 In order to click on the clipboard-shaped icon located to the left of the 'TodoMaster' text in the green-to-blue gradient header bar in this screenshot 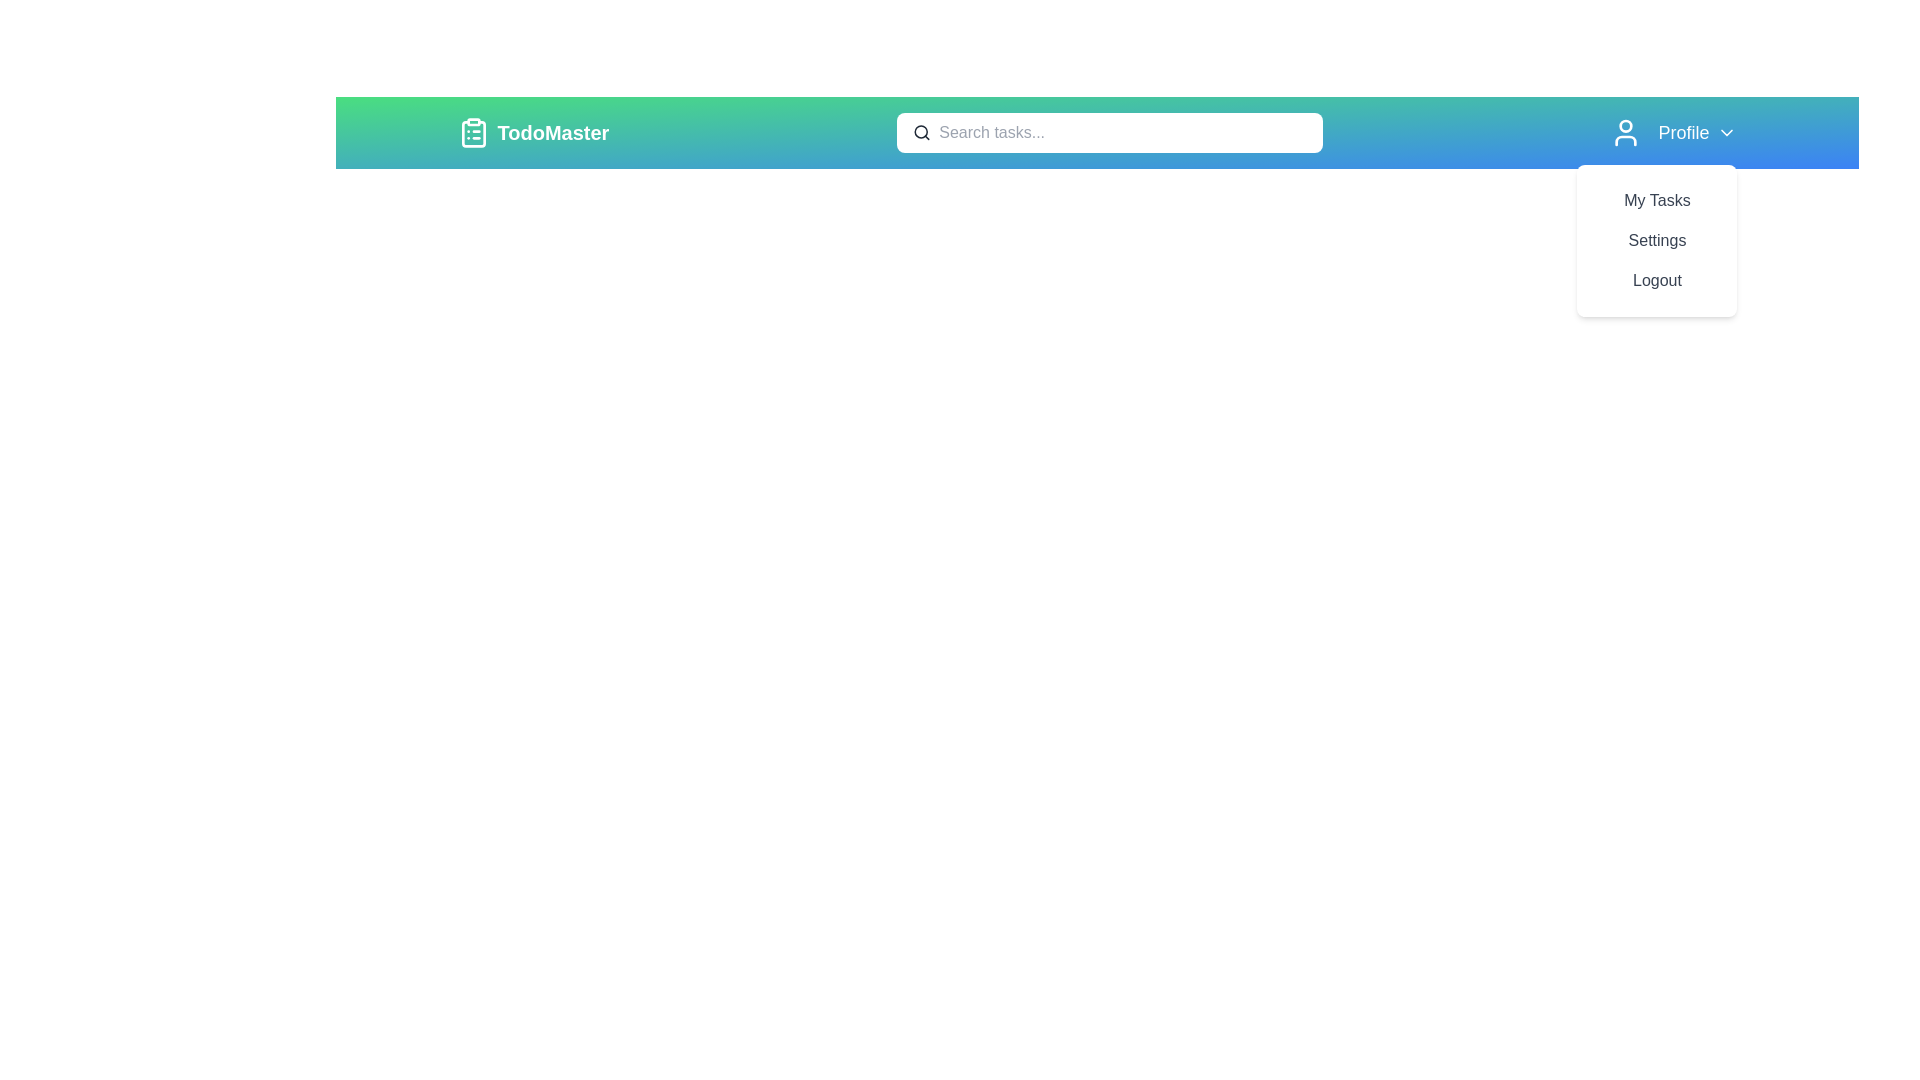, I will do `click(472, 132)`.